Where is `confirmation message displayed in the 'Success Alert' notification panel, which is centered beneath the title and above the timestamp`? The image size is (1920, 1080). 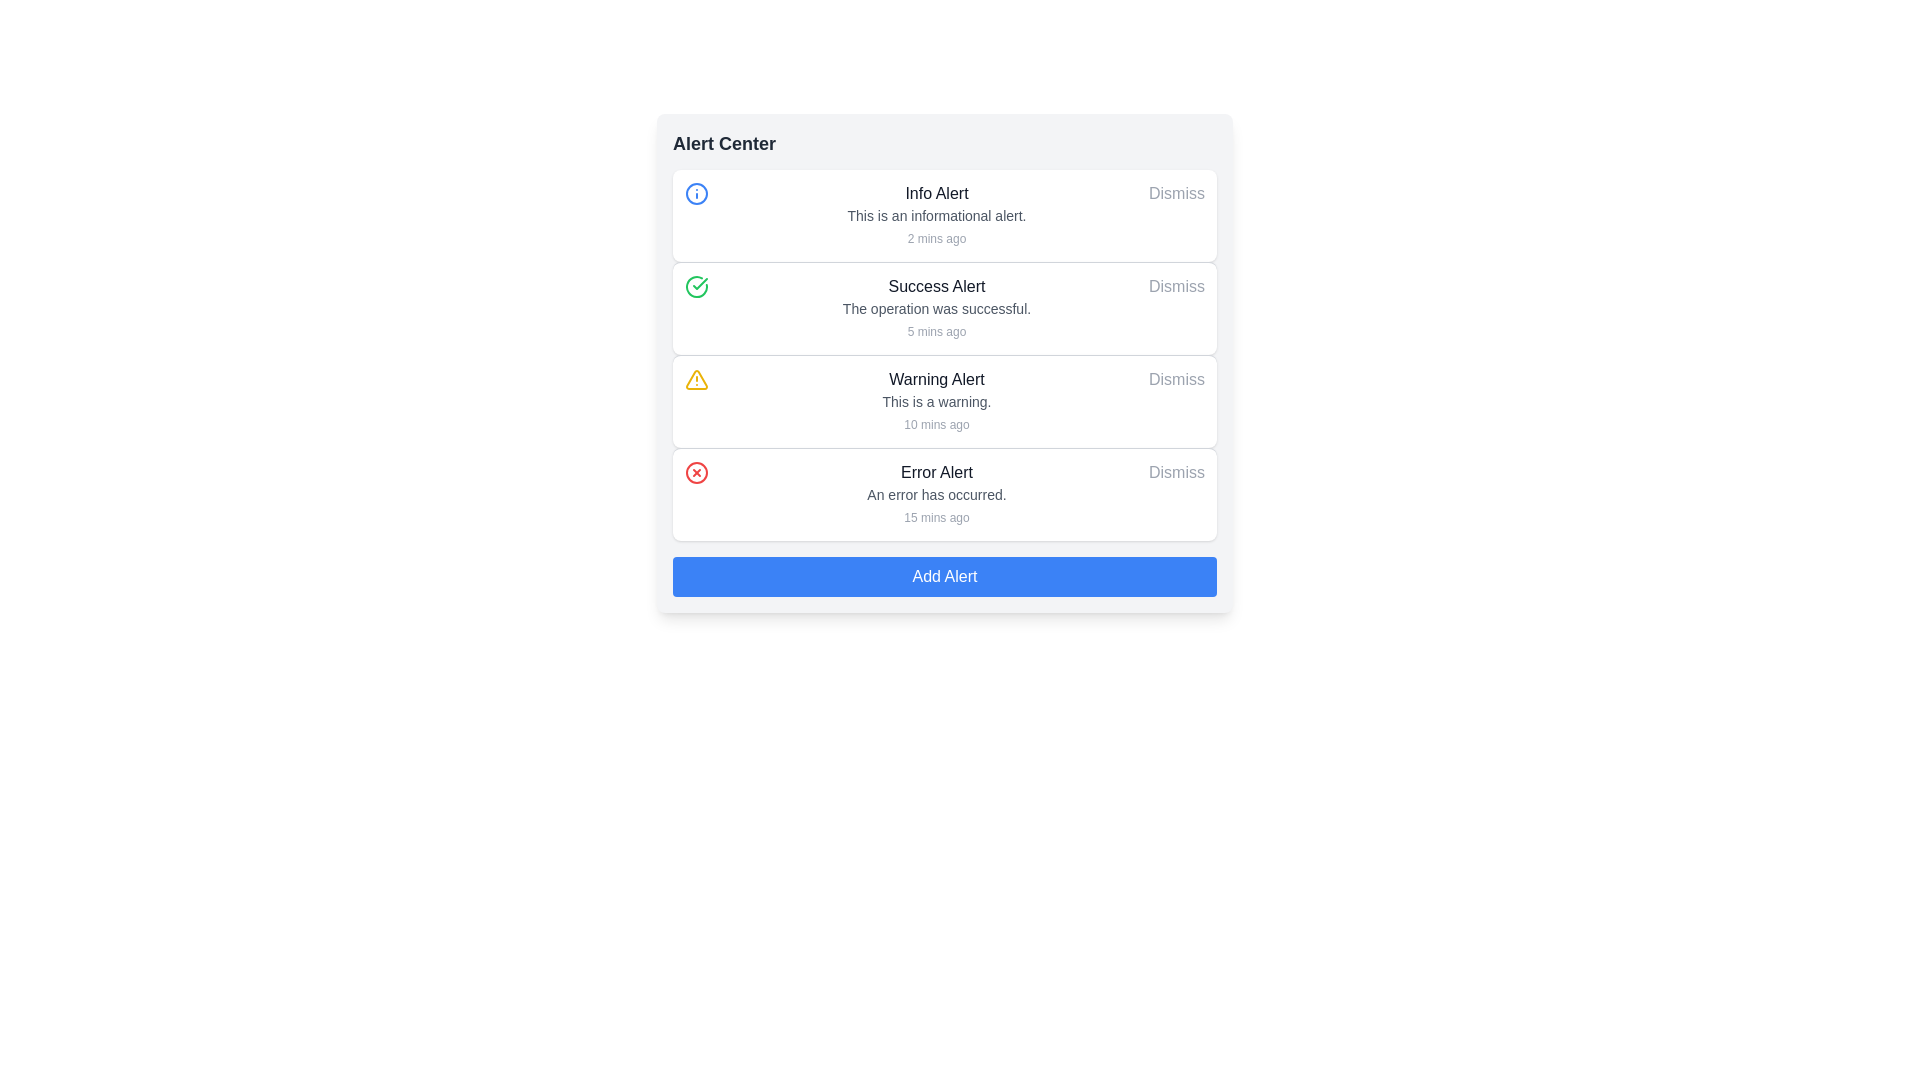 confirmation message displayed in the 'Success Alert' notification panel, which is centered beneath the title and above the timestamp is located at coordinates (935, 308).